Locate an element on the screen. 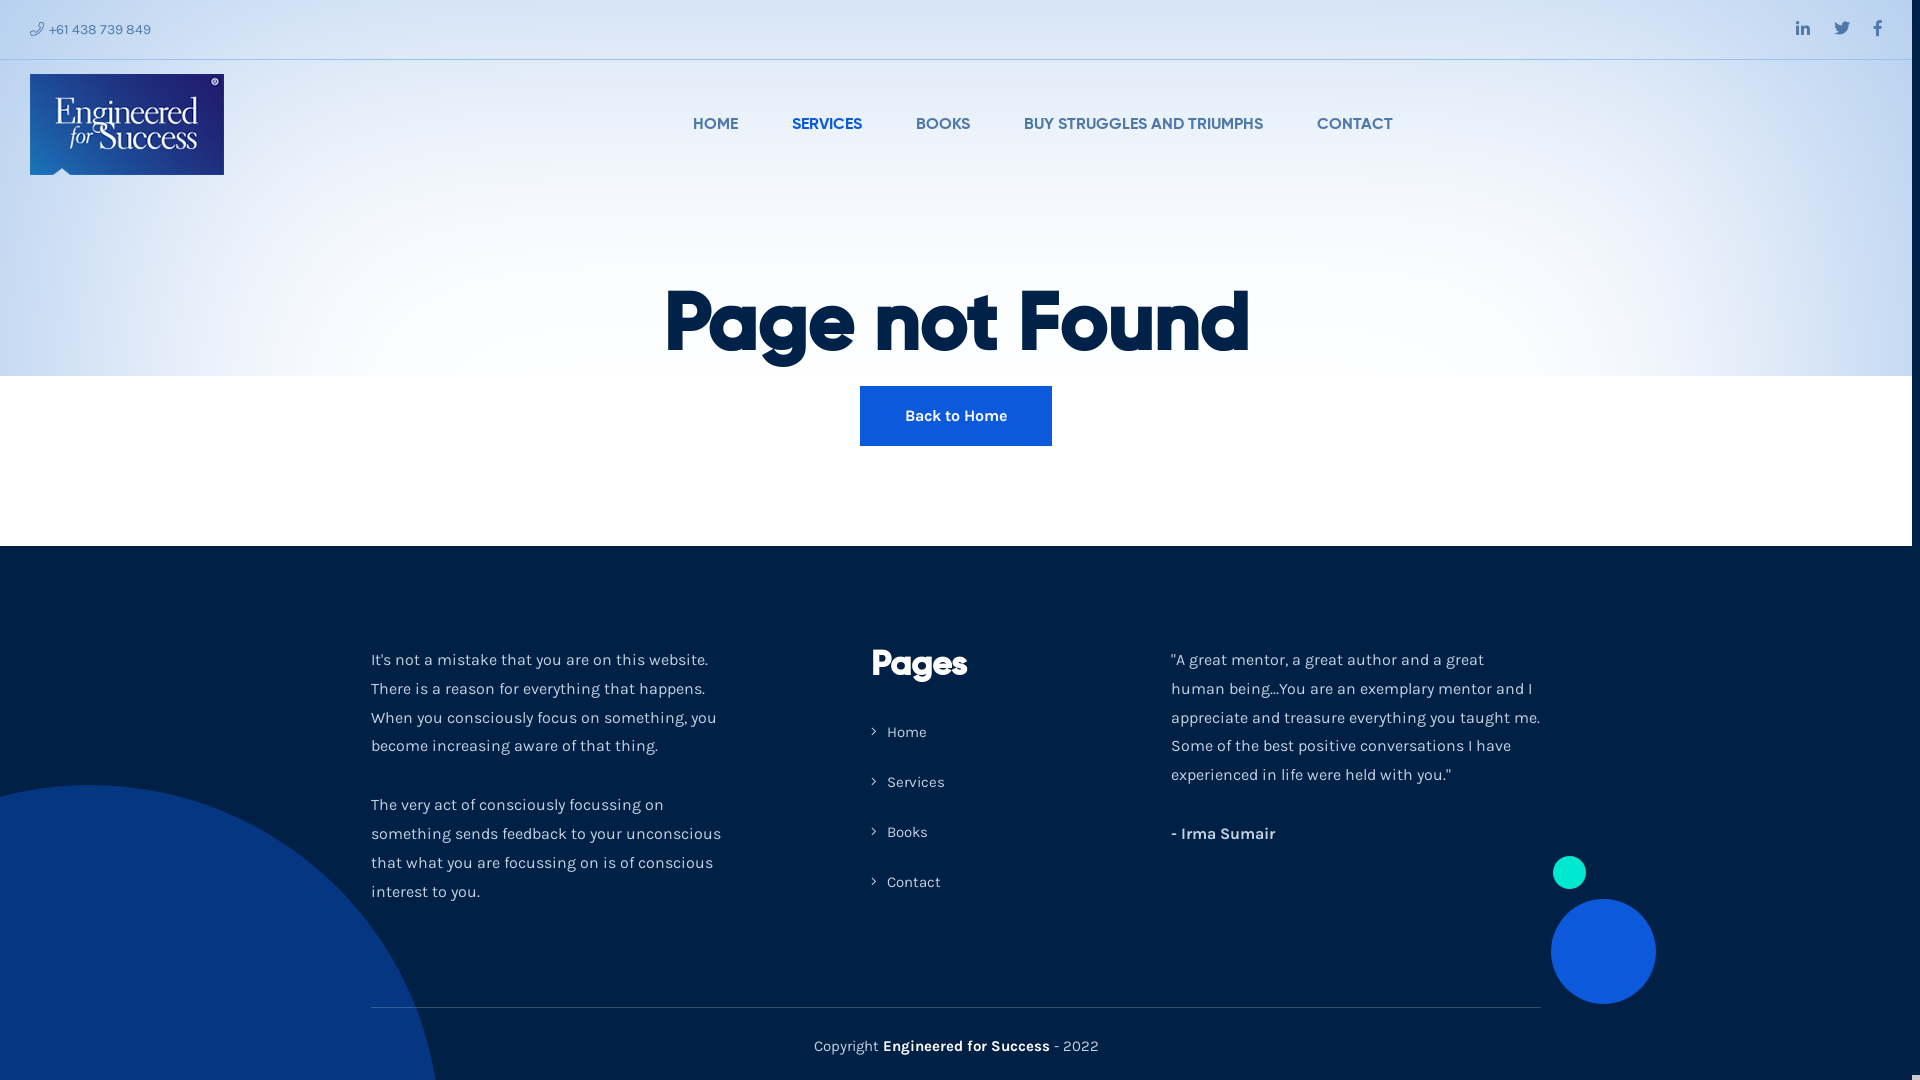 The image size is (1920, 1080). '+61 438 739 849' is located at coordinates (89, 29).